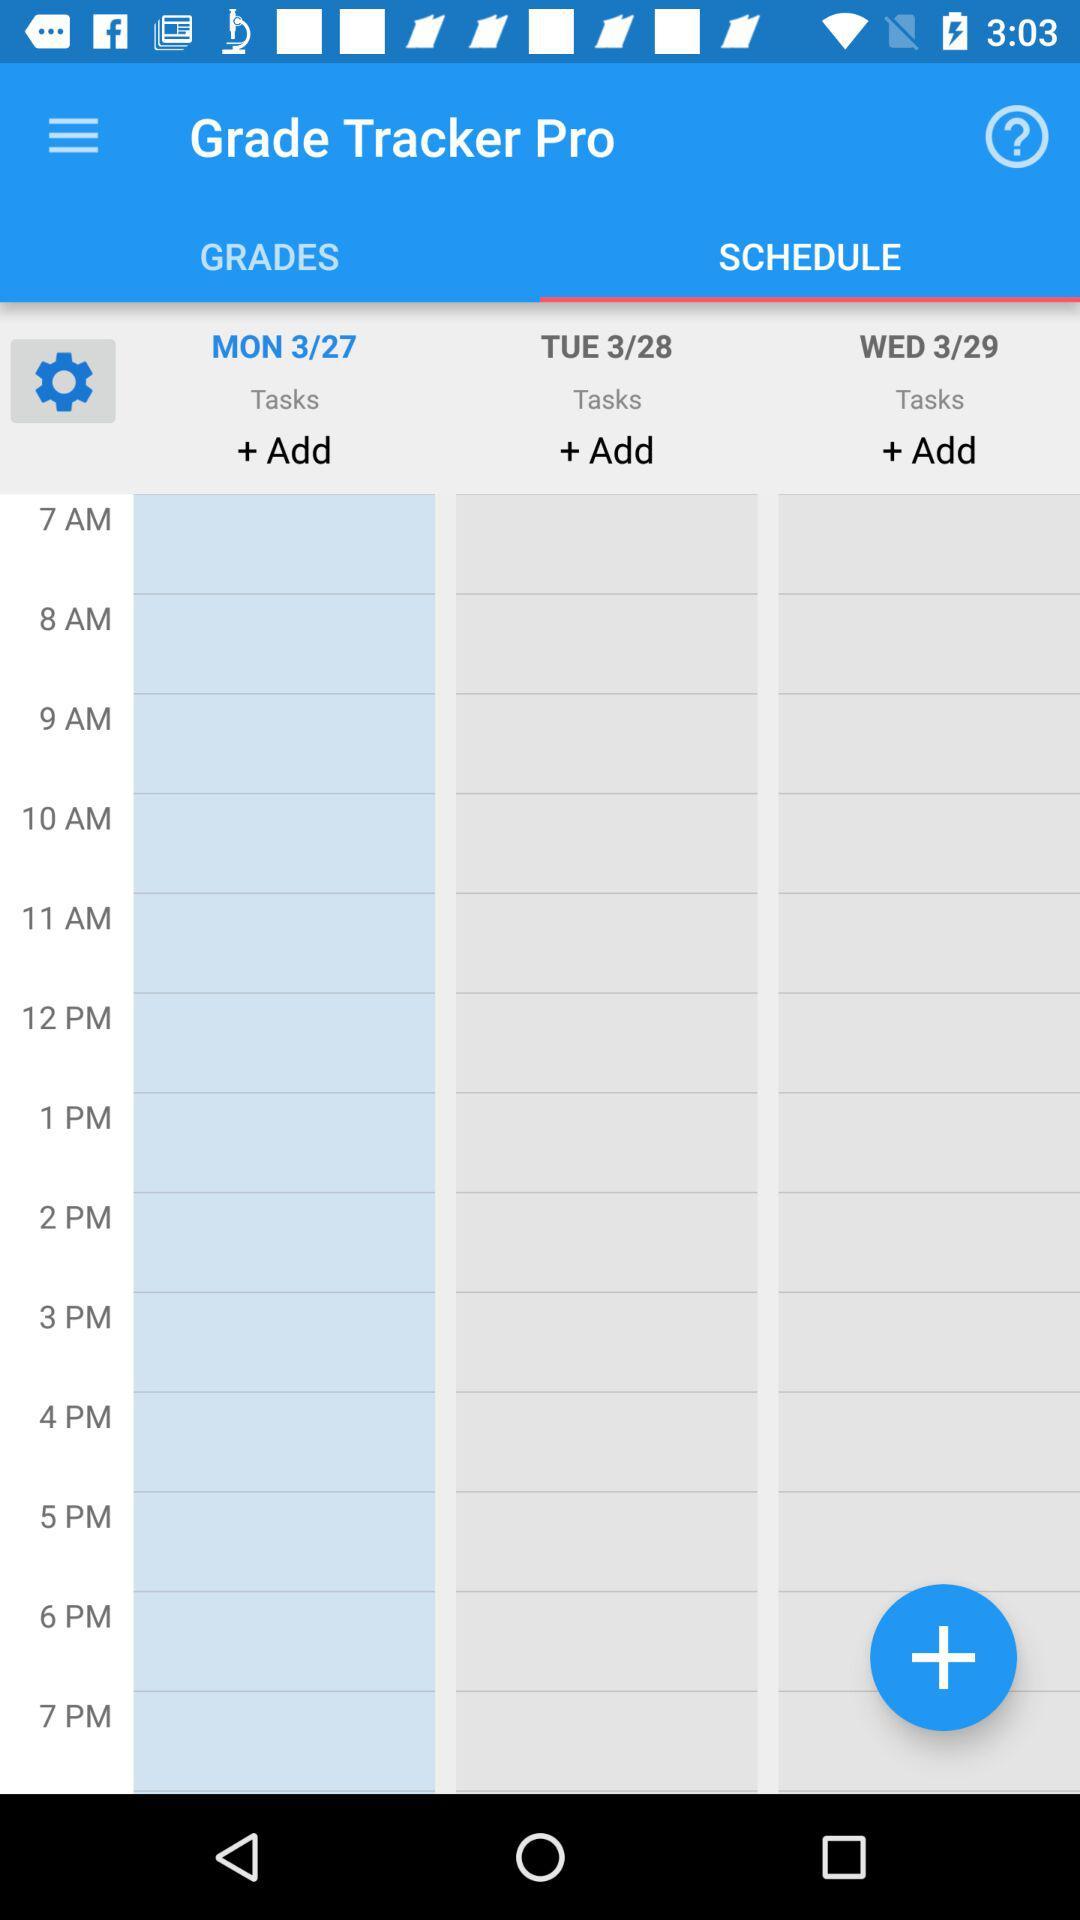 The height and width of the screenshot is (1920, 1080). Describe the element at coordinates (61, 380) in the screenshot. I see `the settings icon` at that location.